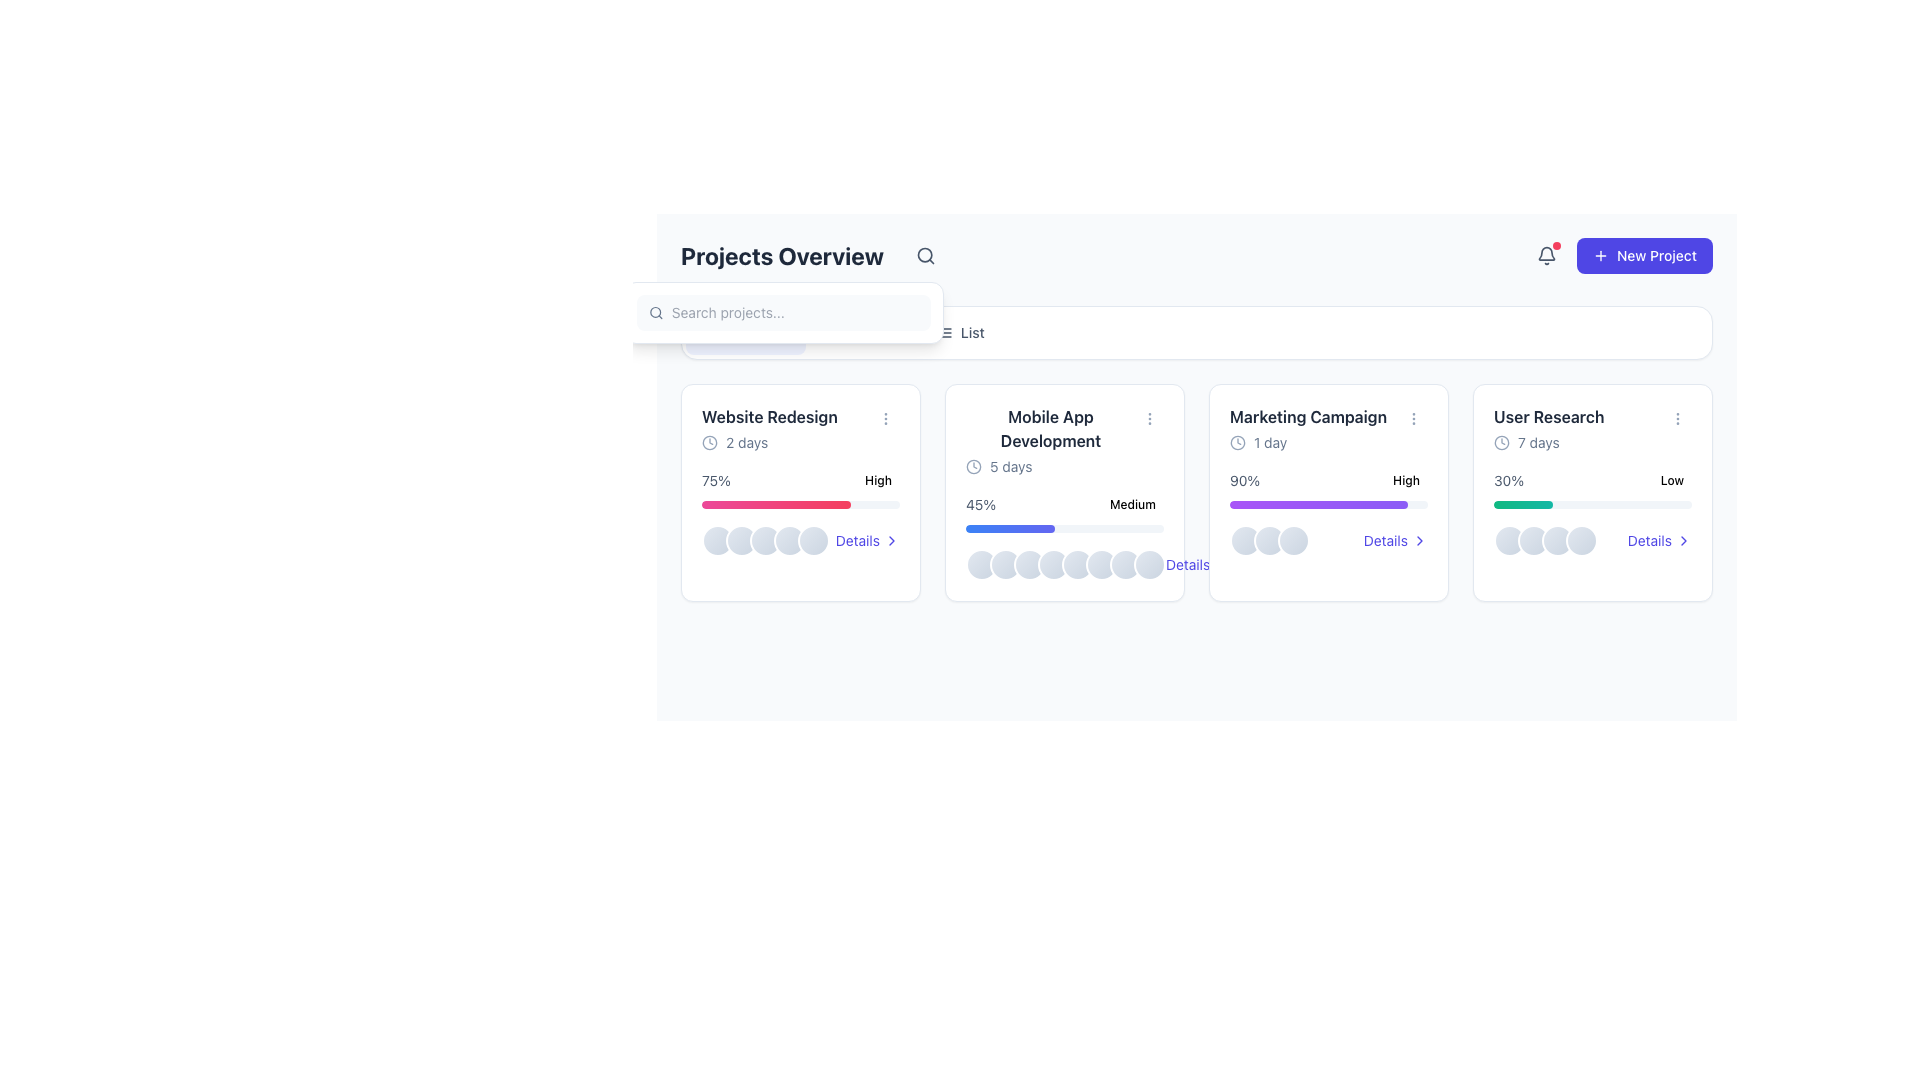 Image resolution: width=1920 pixels, height=1080 pixels. What do you see at coordinates (1329, 504) in the screenshot?
I see `the horizontal progress bar with a gradient from purple to violet, which is located in the lower section of the 'Marketing Campaign' card, just below the '90%' text on the left and 'High' text on the right` at bounding box center [1329, 504].